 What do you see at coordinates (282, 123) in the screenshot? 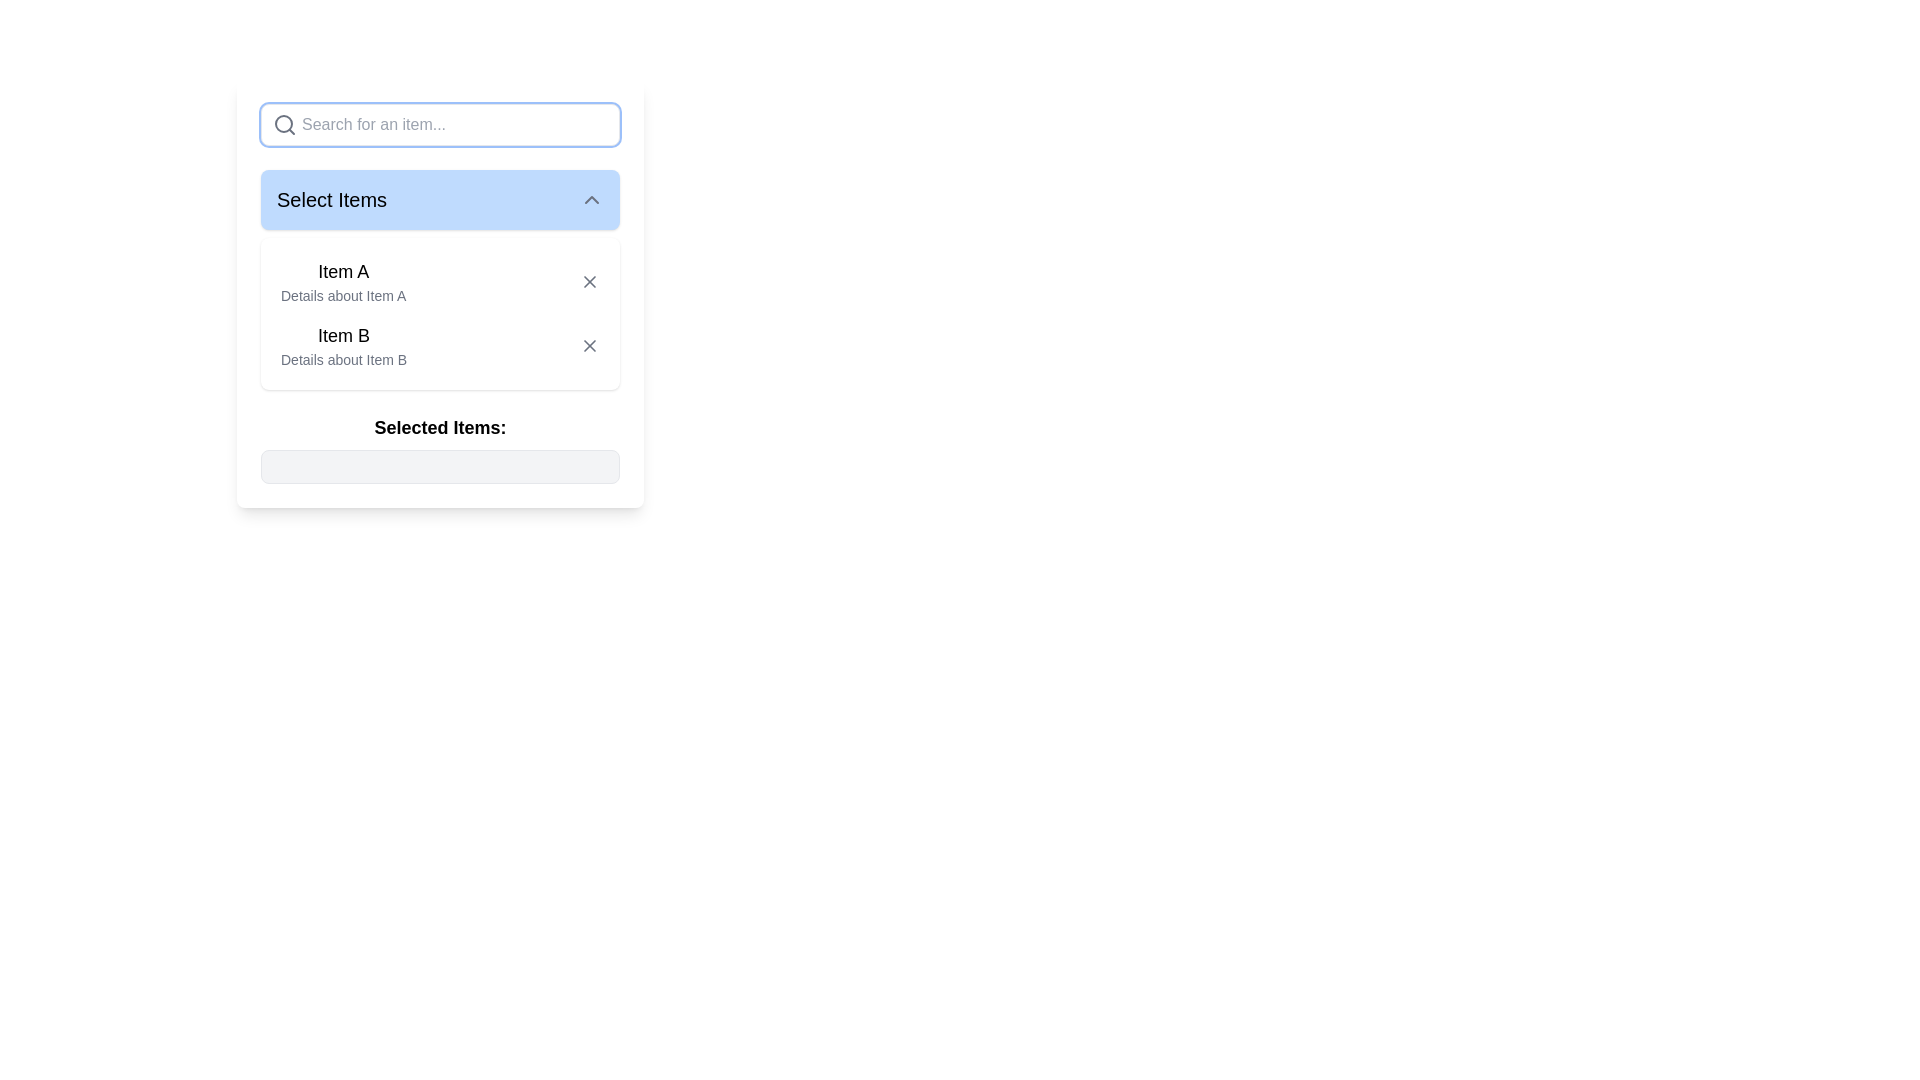
I see `the left-most circular part of the magnifying glass icon representing the search function located at the beginning of the search bar` at bounding box center [282, 123].